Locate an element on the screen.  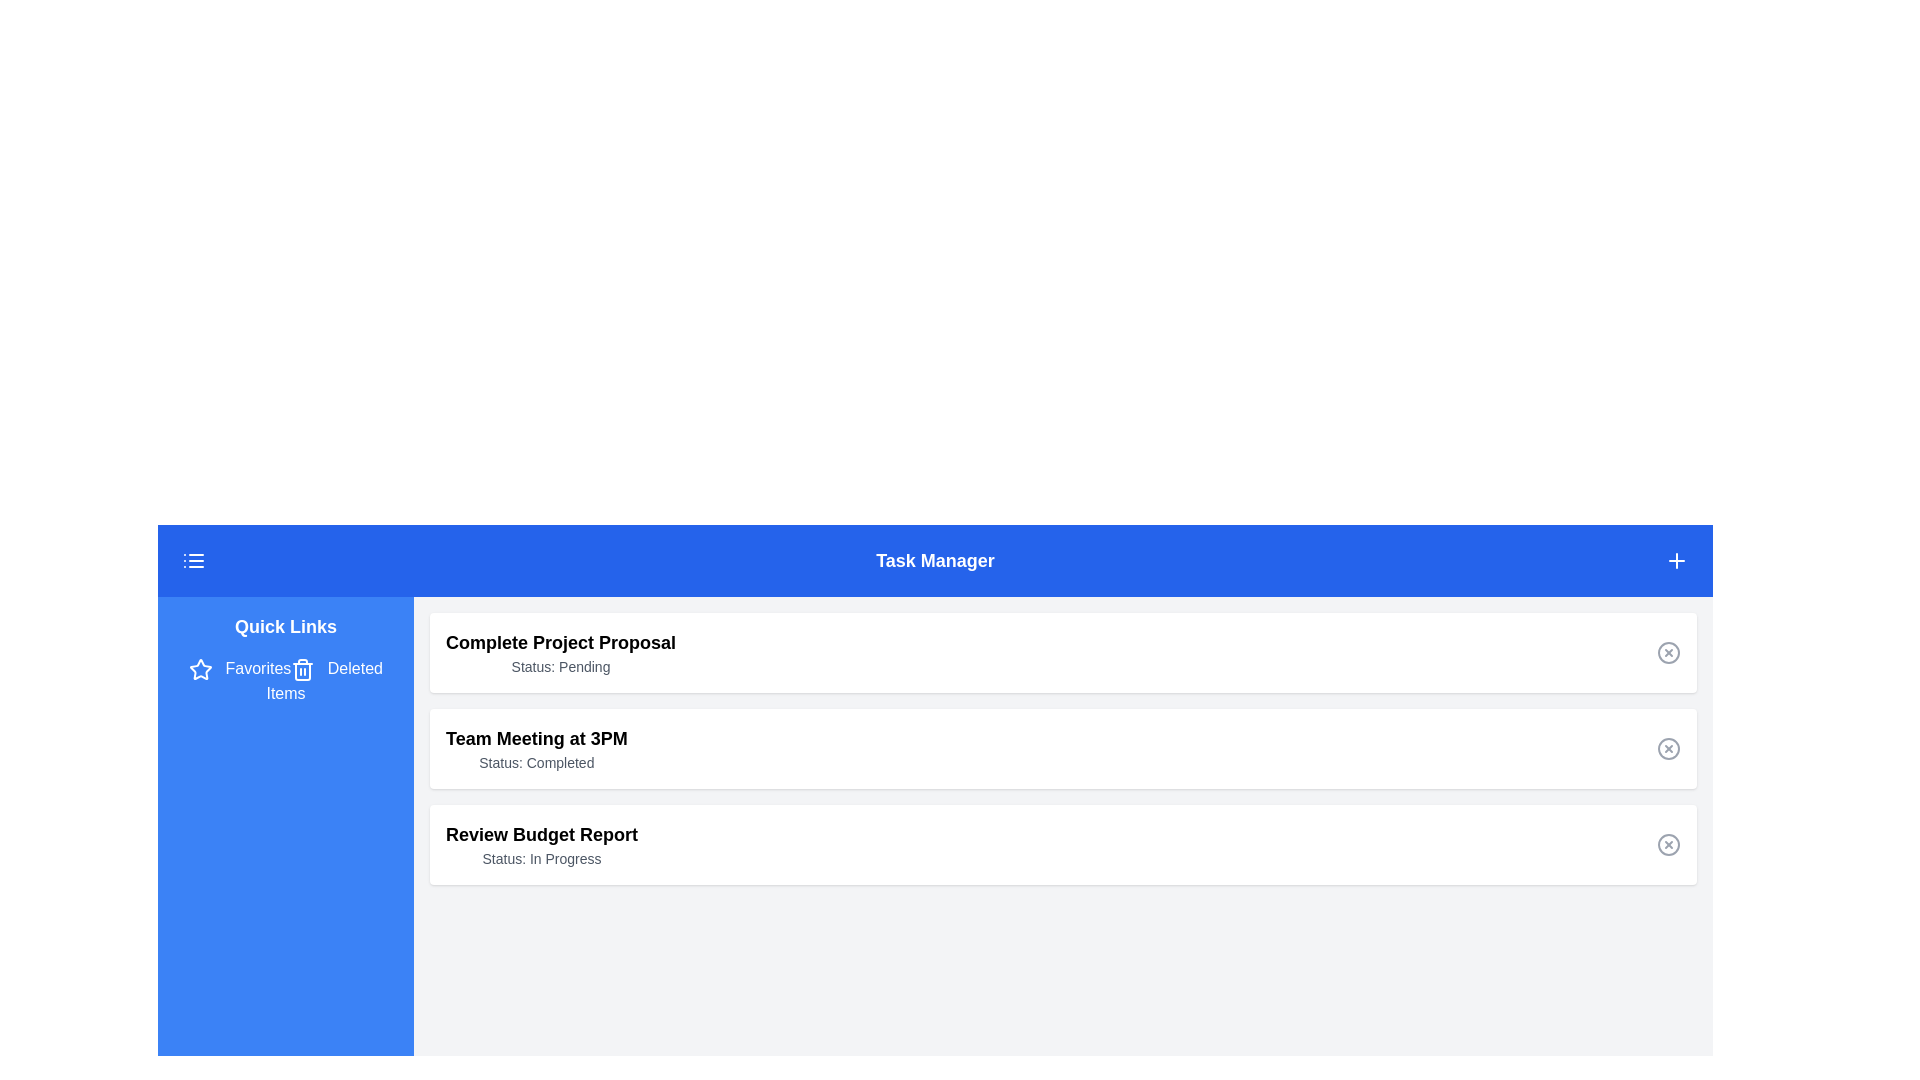
the 'Task Manager' header text label located in the blue header section at the top of the main content area is located at coordinates (934, 560).